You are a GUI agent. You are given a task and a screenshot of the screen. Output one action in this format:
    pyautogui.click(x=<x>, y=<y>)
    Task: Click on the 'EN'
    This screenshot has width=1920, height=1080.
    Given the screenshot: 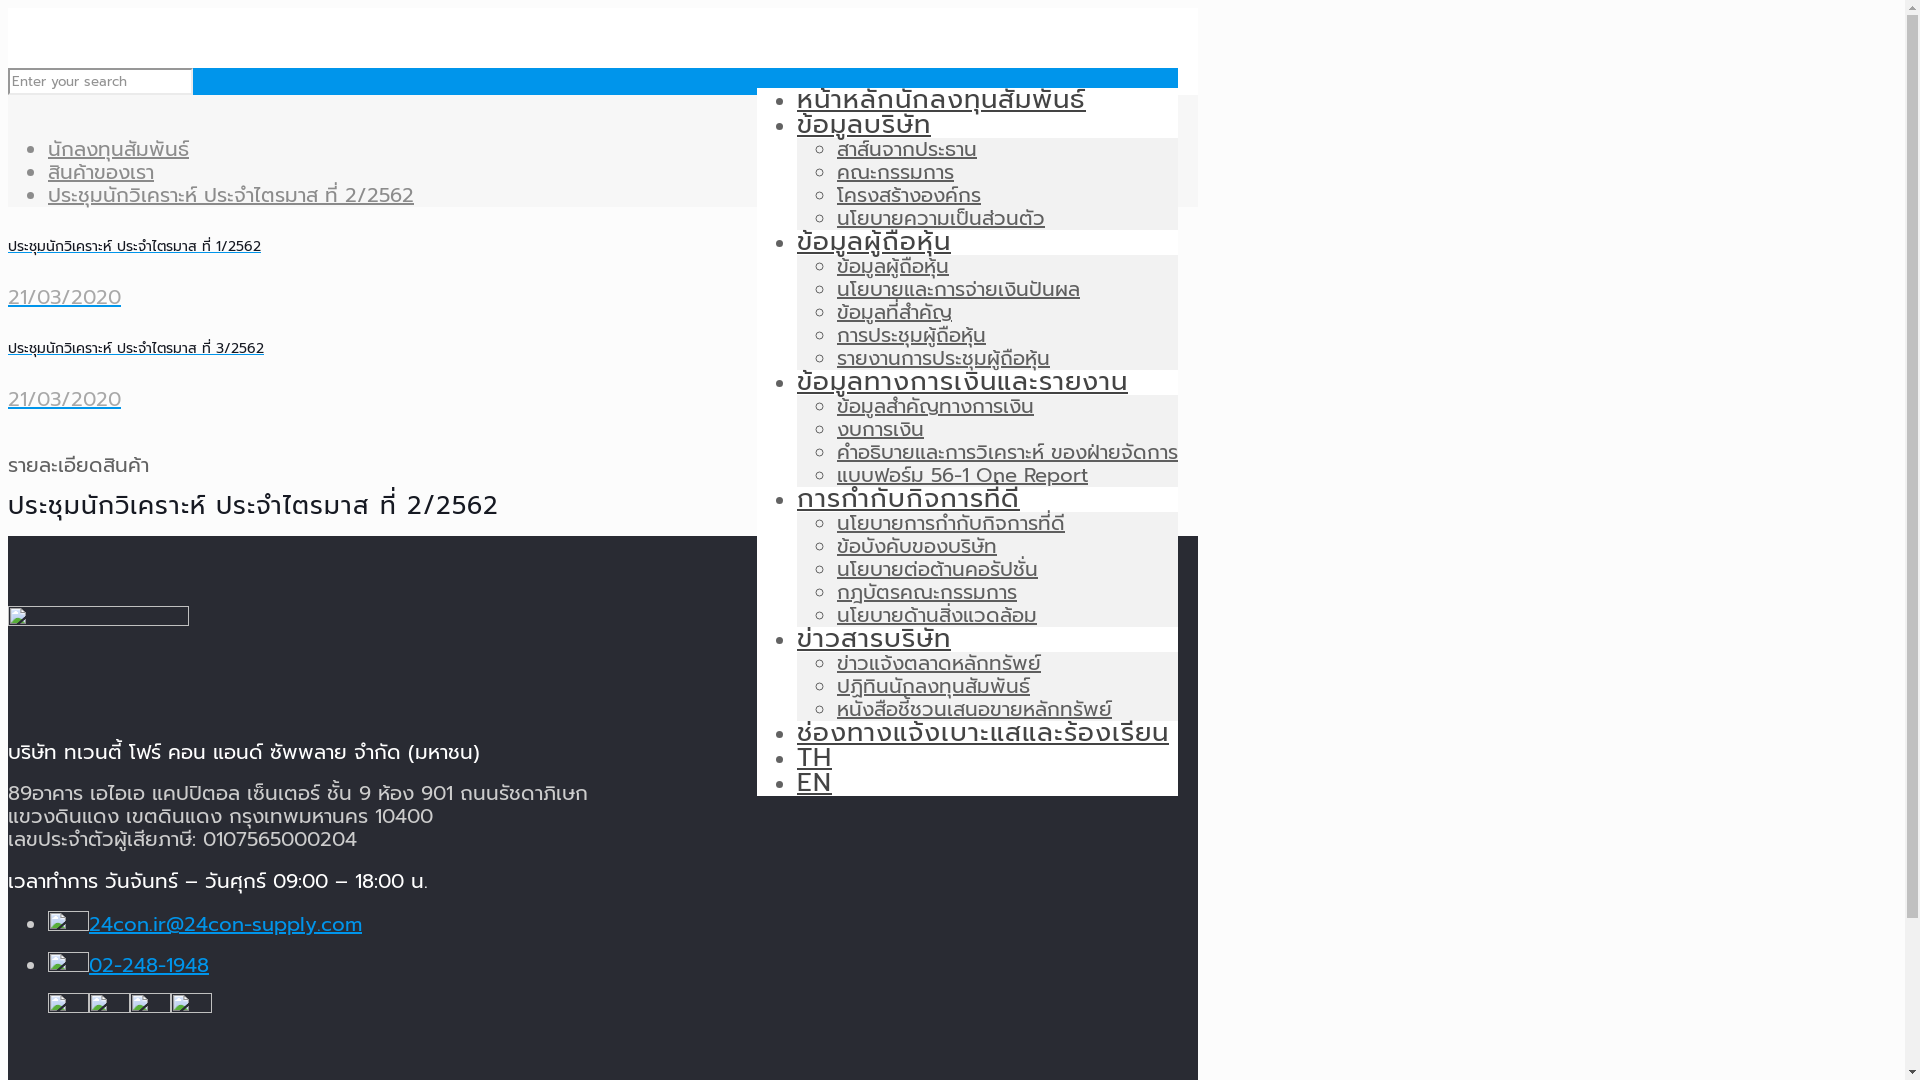 What is the action you would take?
    pyautogui.click(x=814, y=781)
    